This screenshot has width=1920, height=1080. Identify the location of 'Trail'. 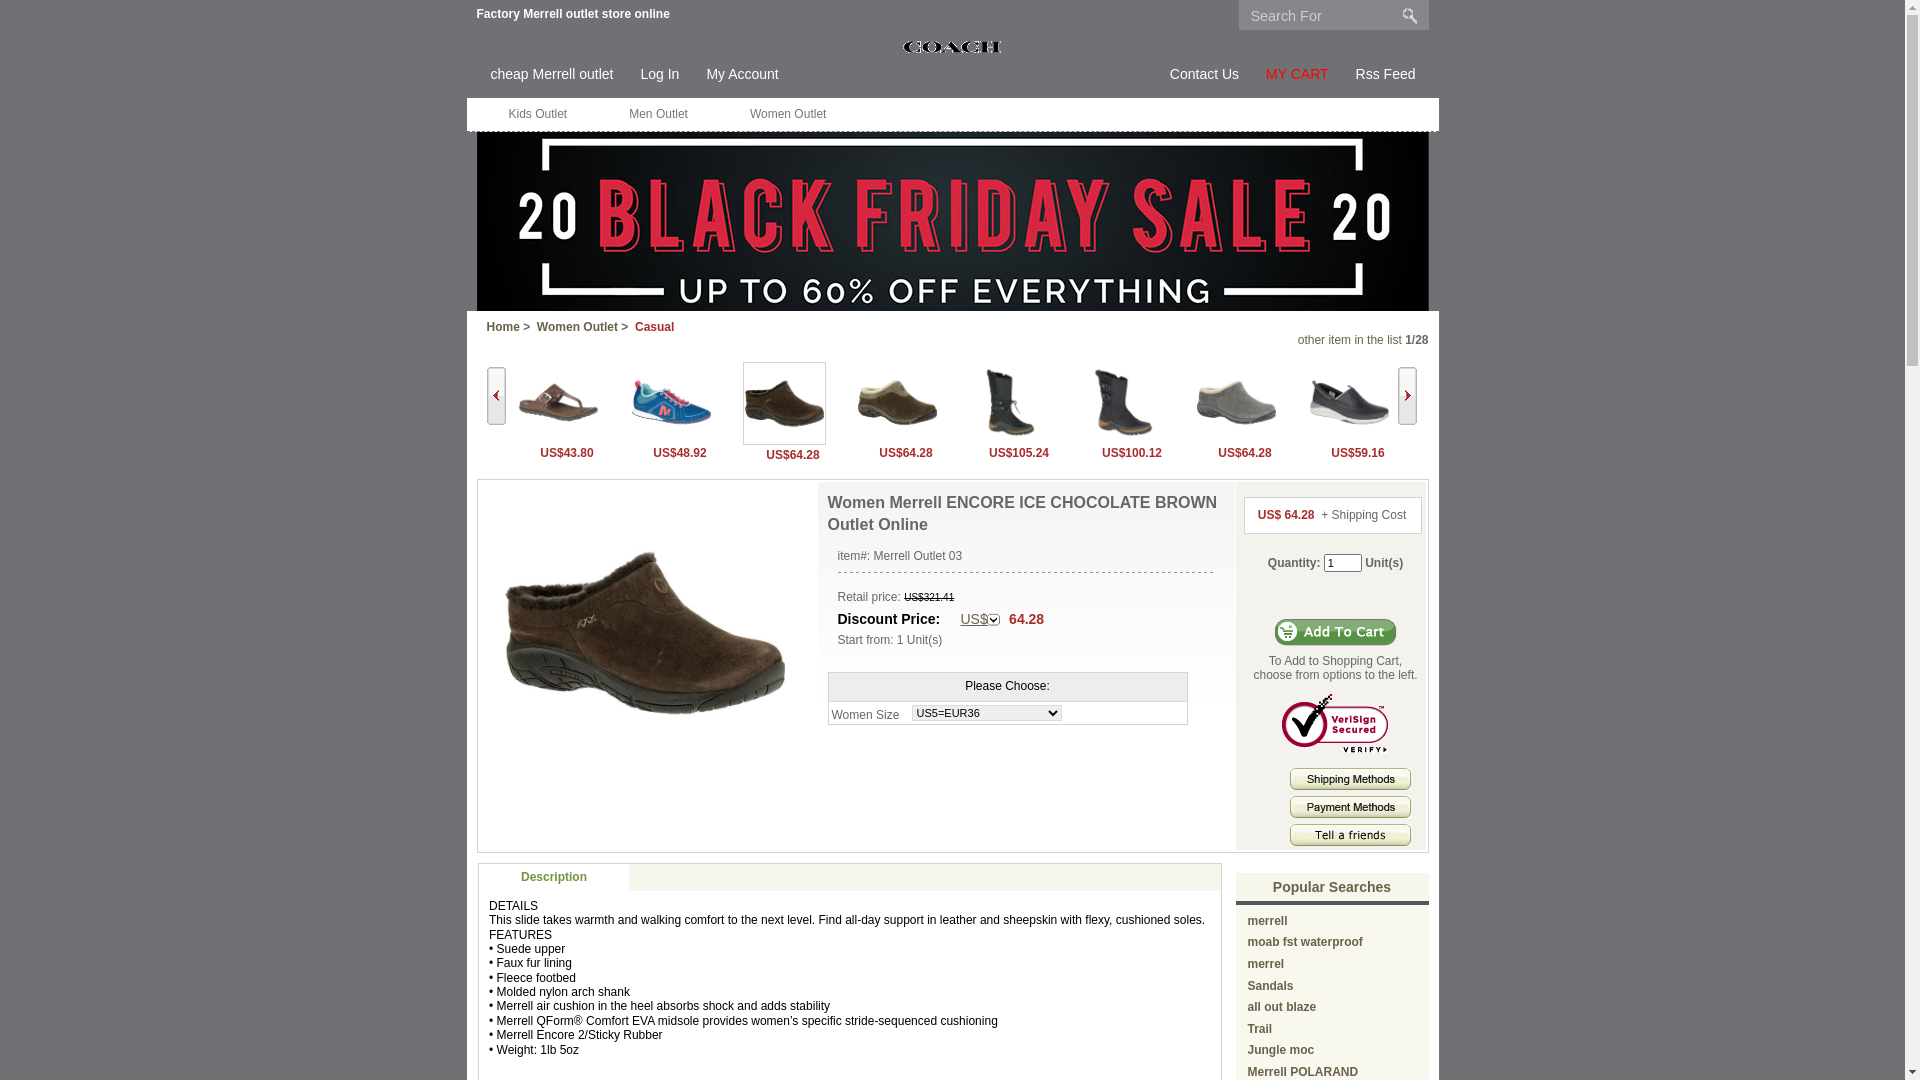
(1259, 1029).